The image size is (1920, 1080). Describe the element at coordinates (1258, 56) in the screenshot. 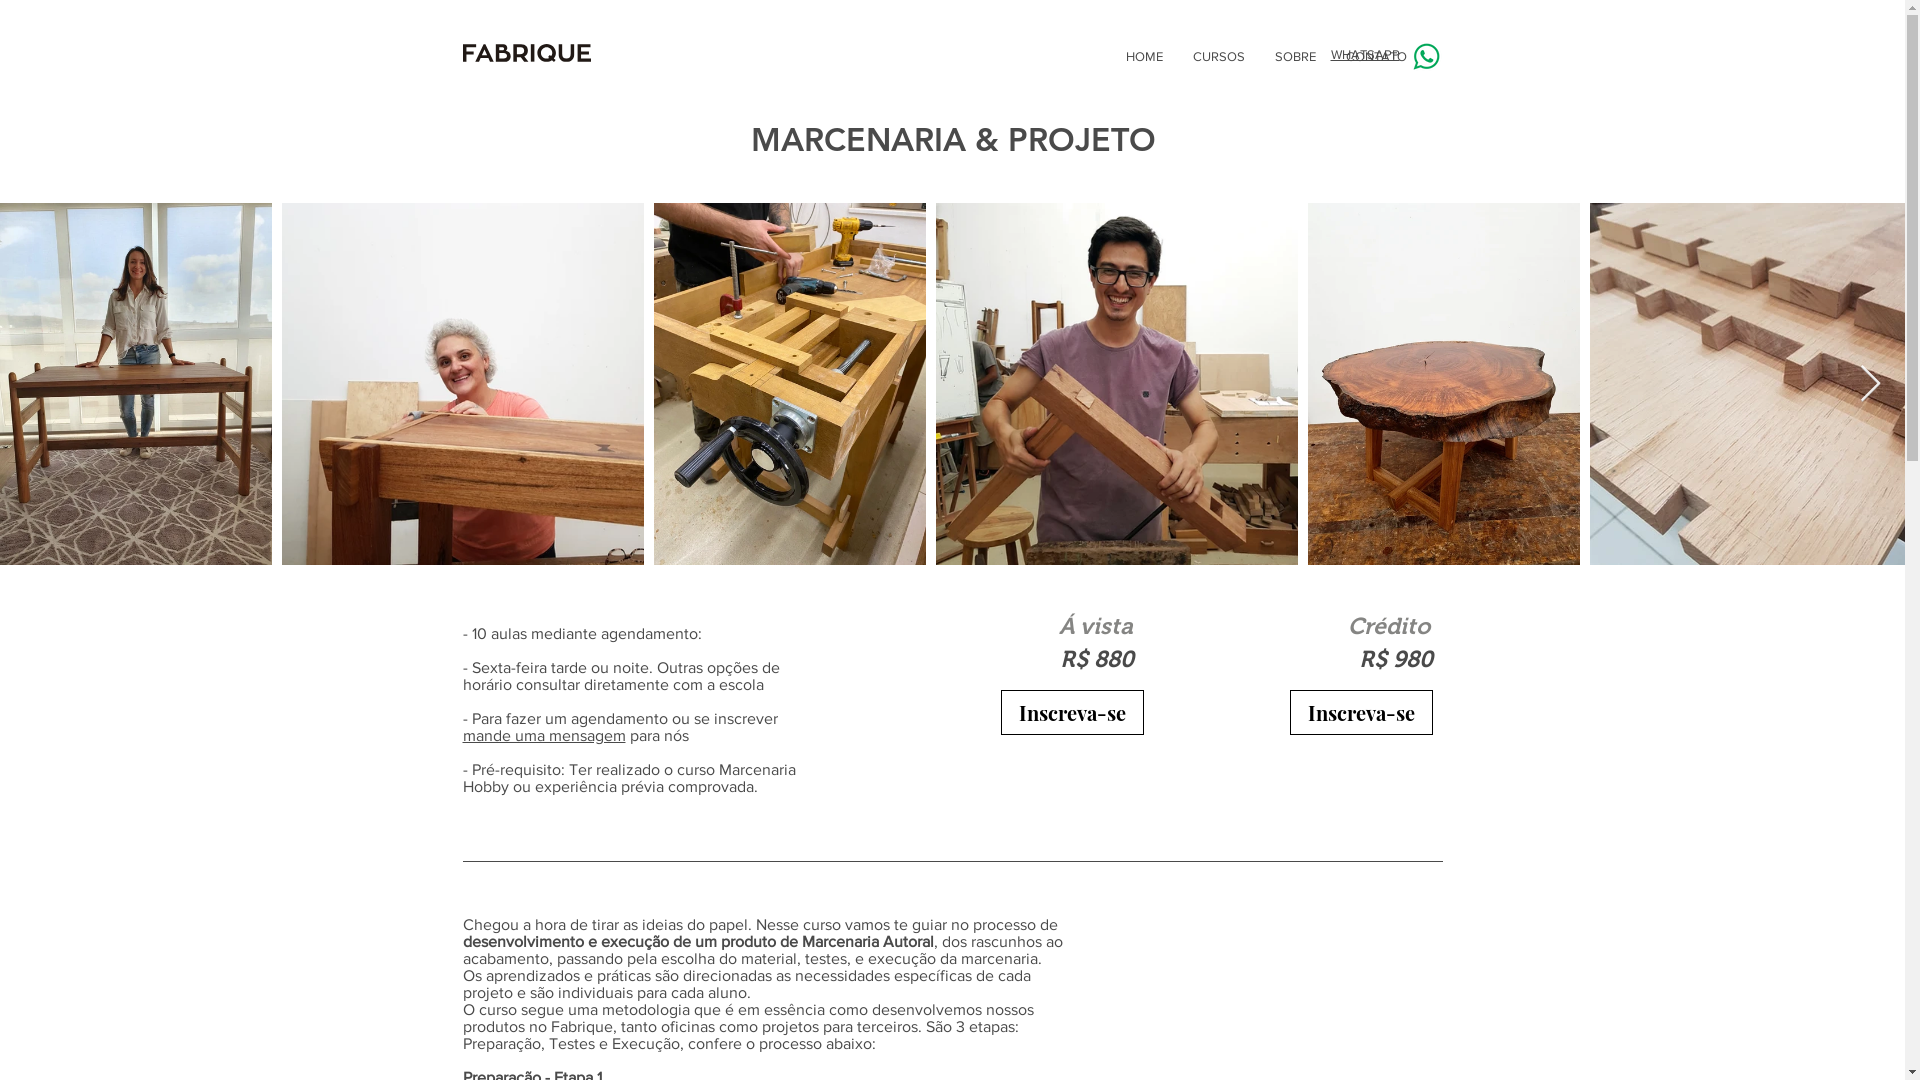

I see `'SOBRE'` at that location.